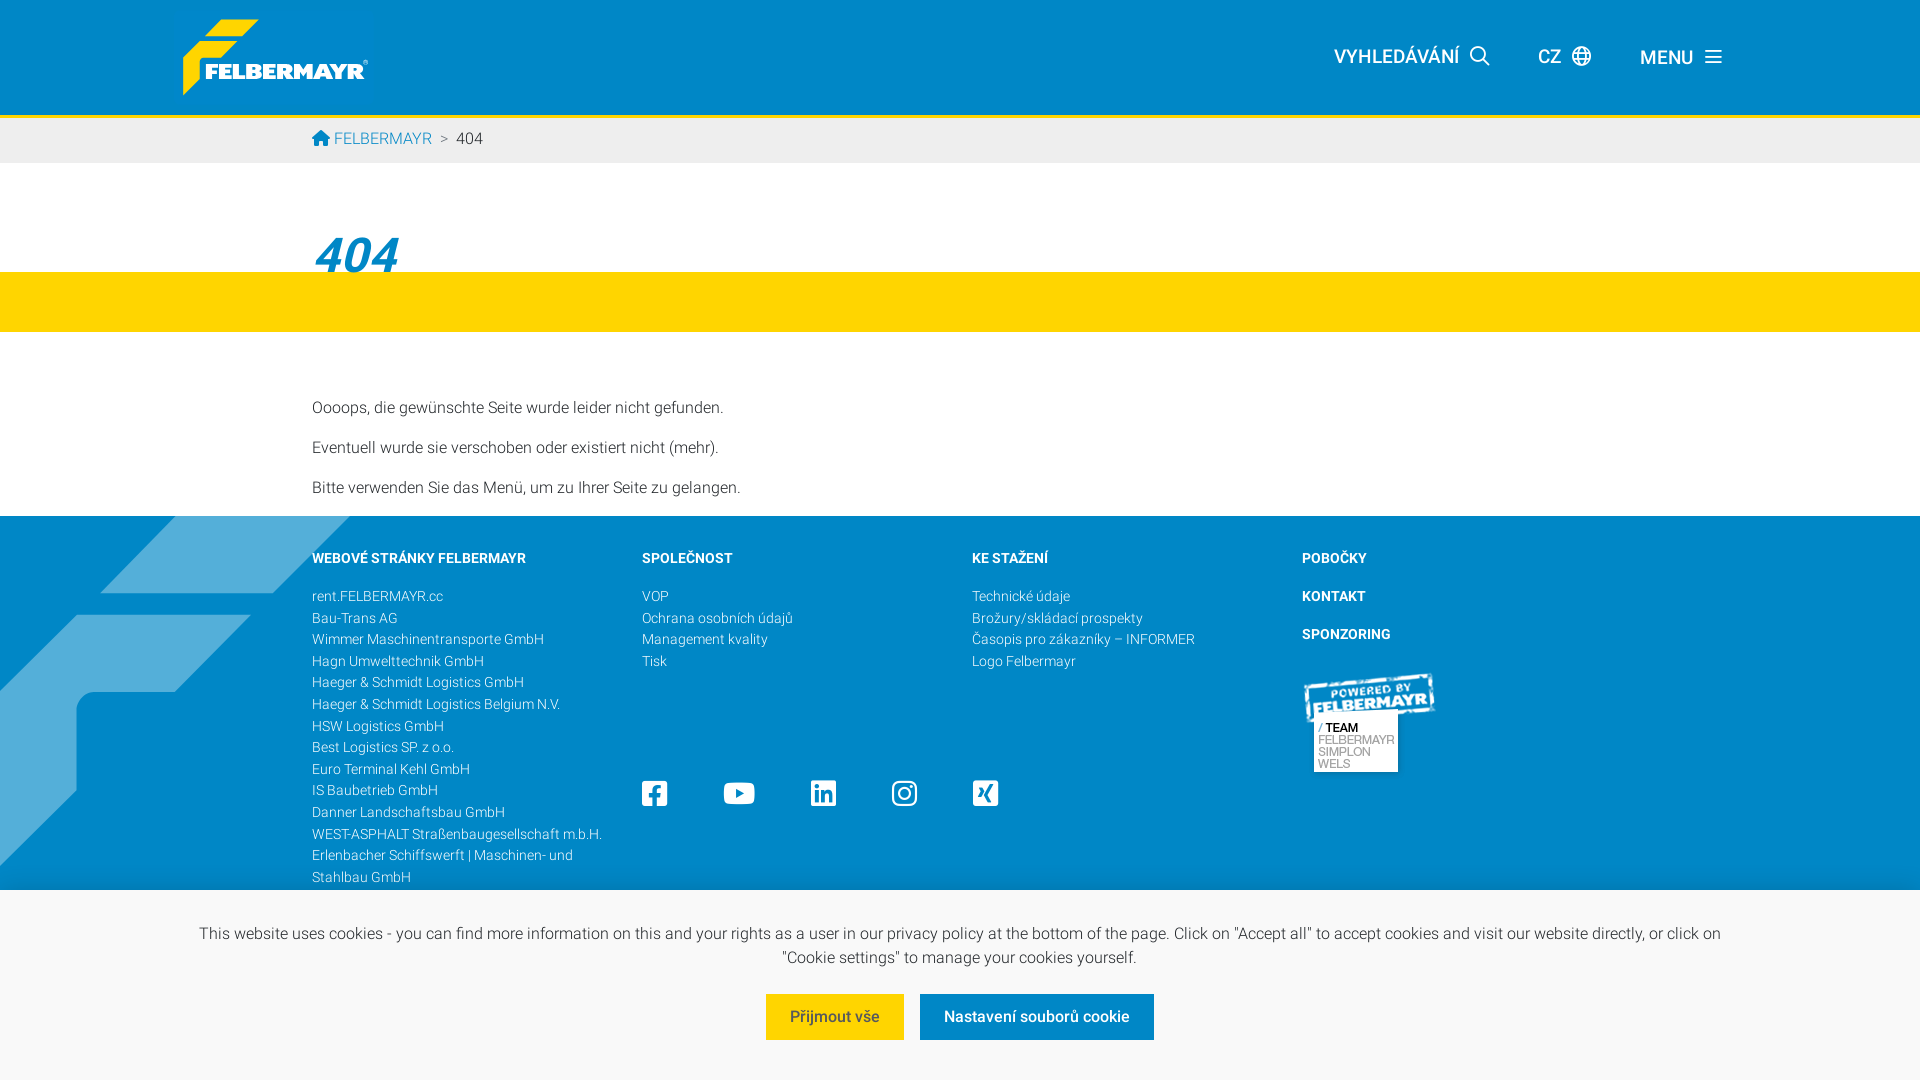 This screenshot has height=1080, width=1920. Describe the element at coordinates (642, 639) in the screenshot. I see `'Management kvality'` at that location.